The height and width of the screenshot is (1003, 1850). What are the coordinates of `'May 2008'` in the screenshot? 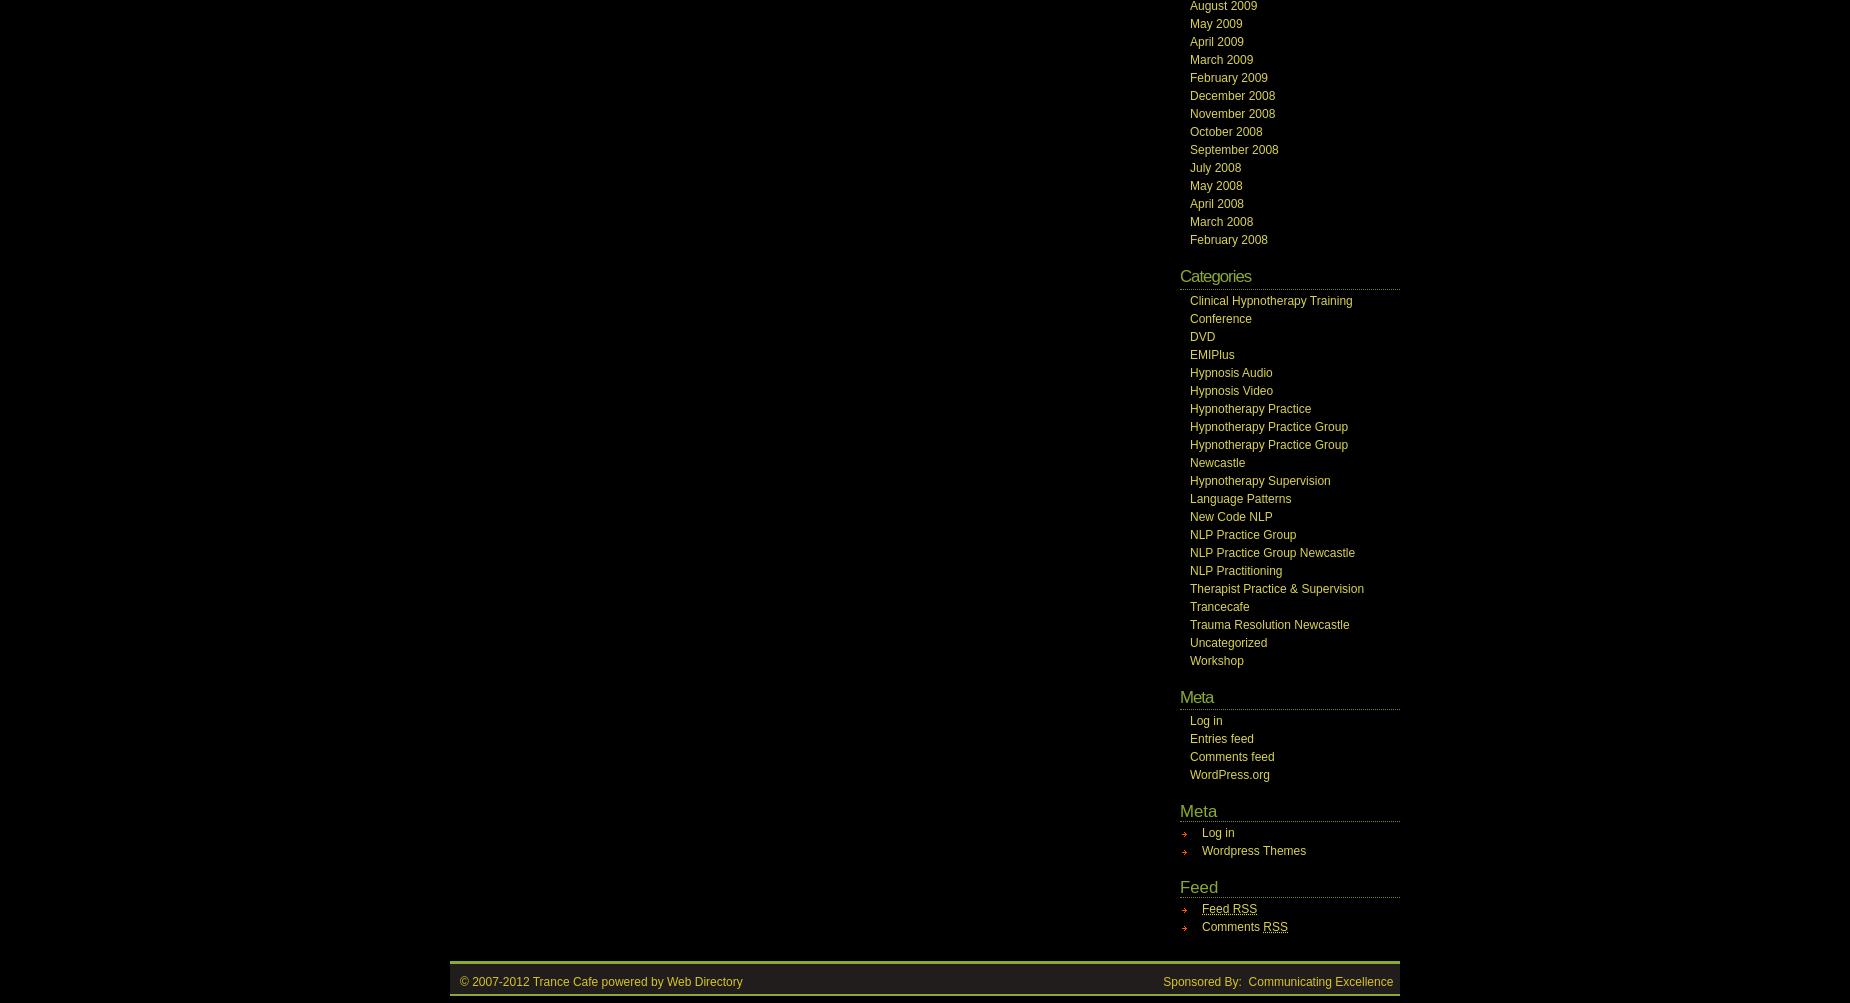 It's located at (1188, 183).